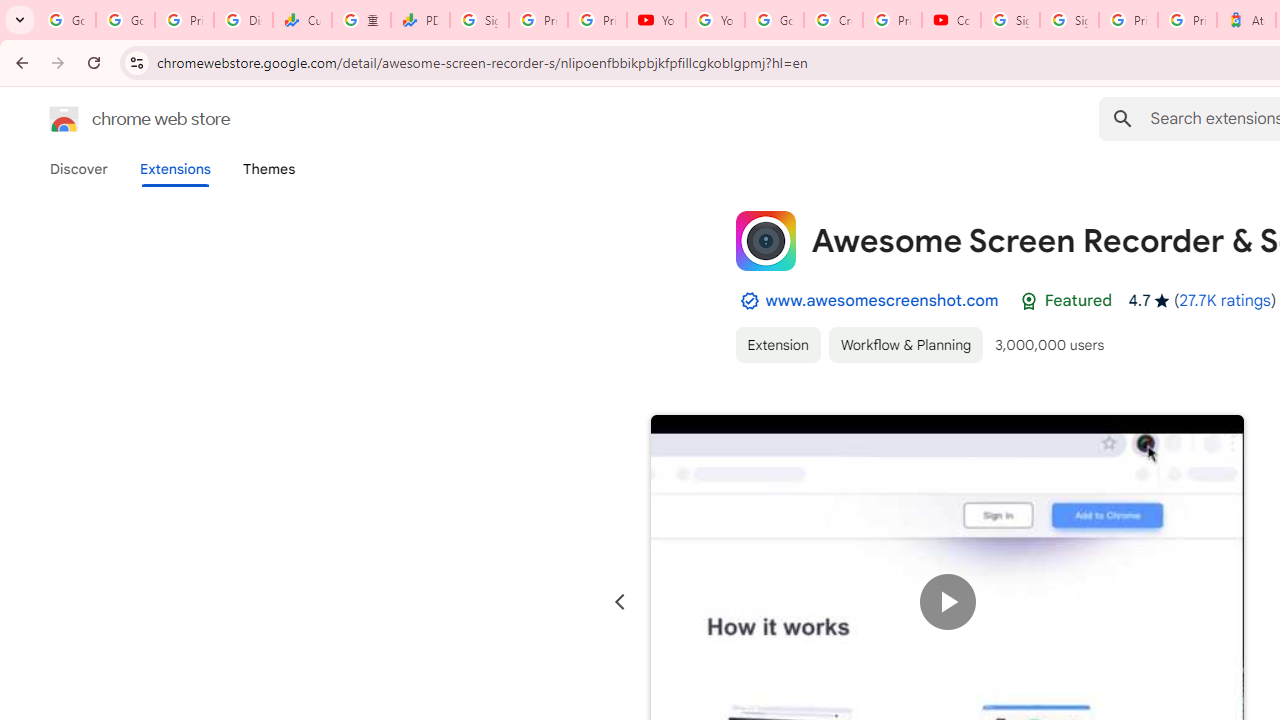 This screenshot has height=720, width=1280. Describe the element at coordinates (748, 301) in the screenshot. I see `'By Established Publisher Badge'` at that location.